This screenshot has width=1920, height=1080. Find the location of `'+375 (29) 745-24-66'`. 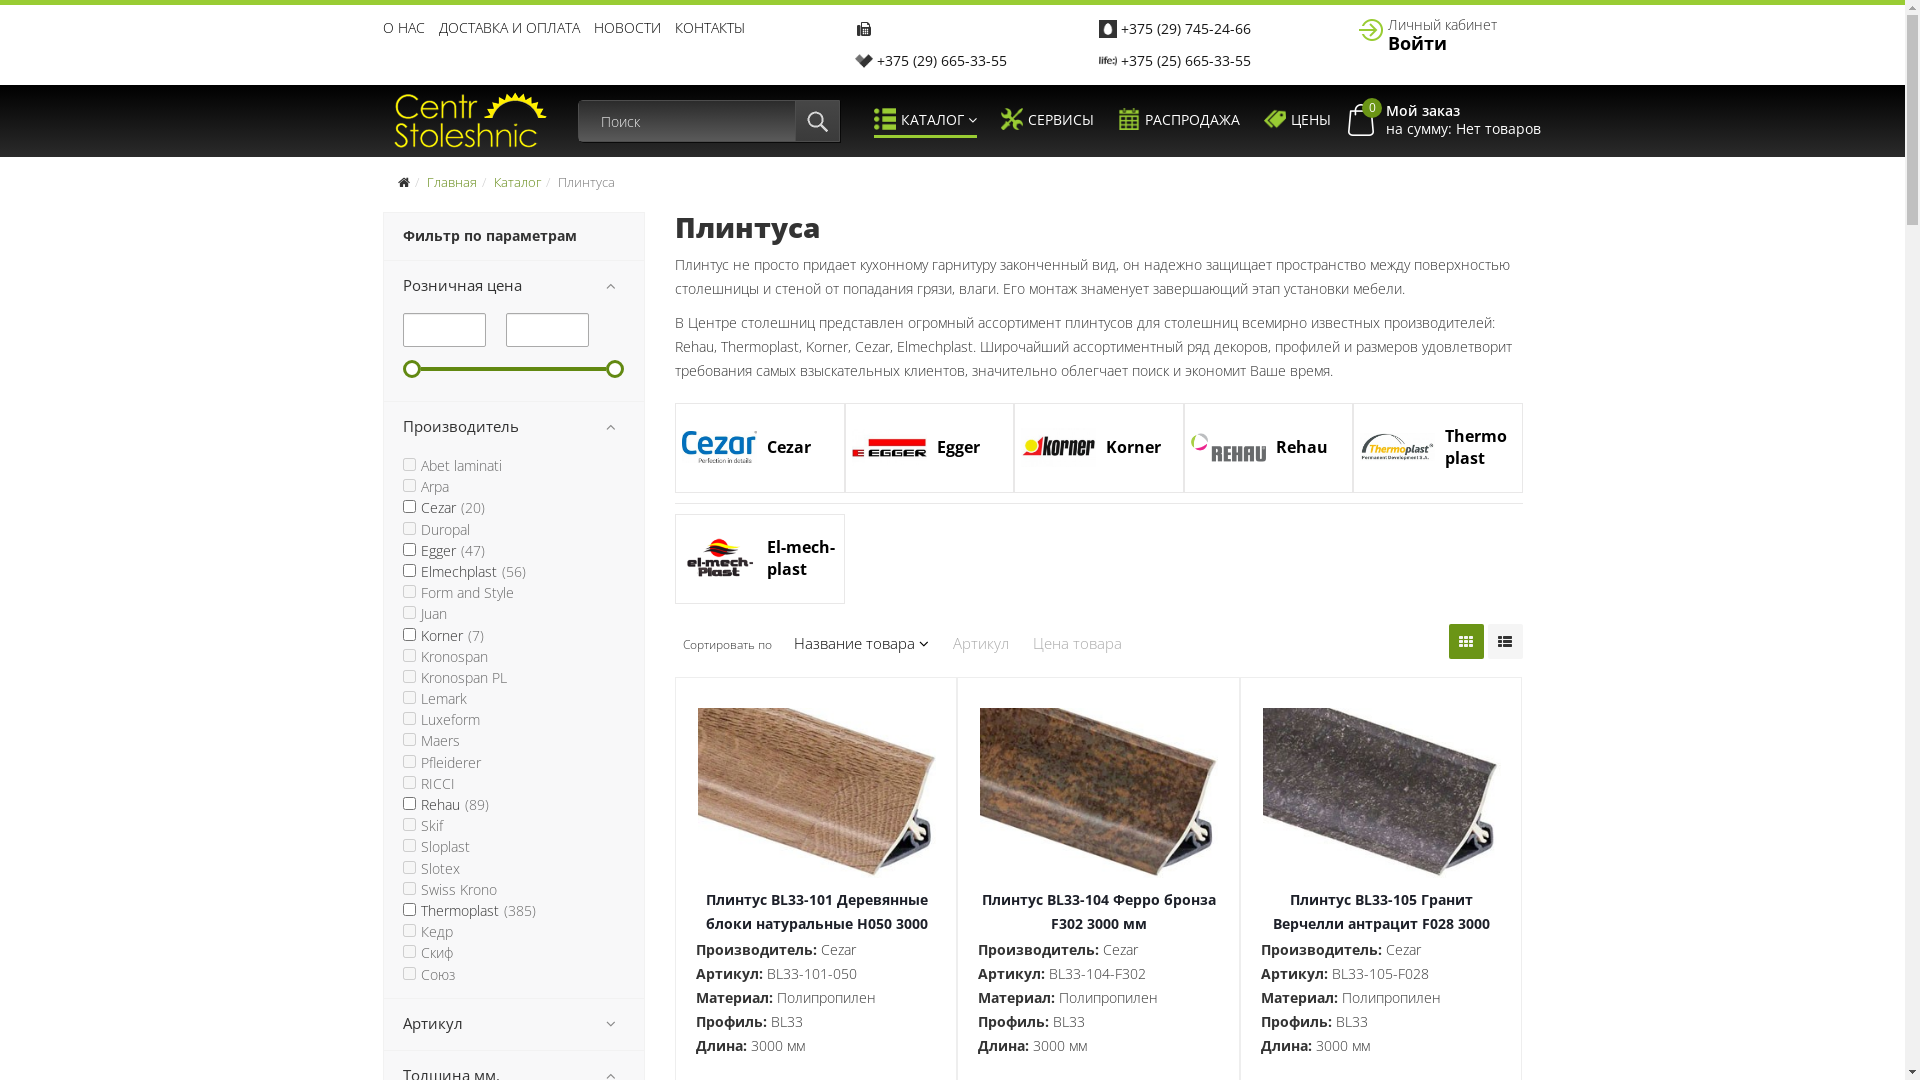

'+375 (29) 745-24-66' is located at coordinates (1185, 28).